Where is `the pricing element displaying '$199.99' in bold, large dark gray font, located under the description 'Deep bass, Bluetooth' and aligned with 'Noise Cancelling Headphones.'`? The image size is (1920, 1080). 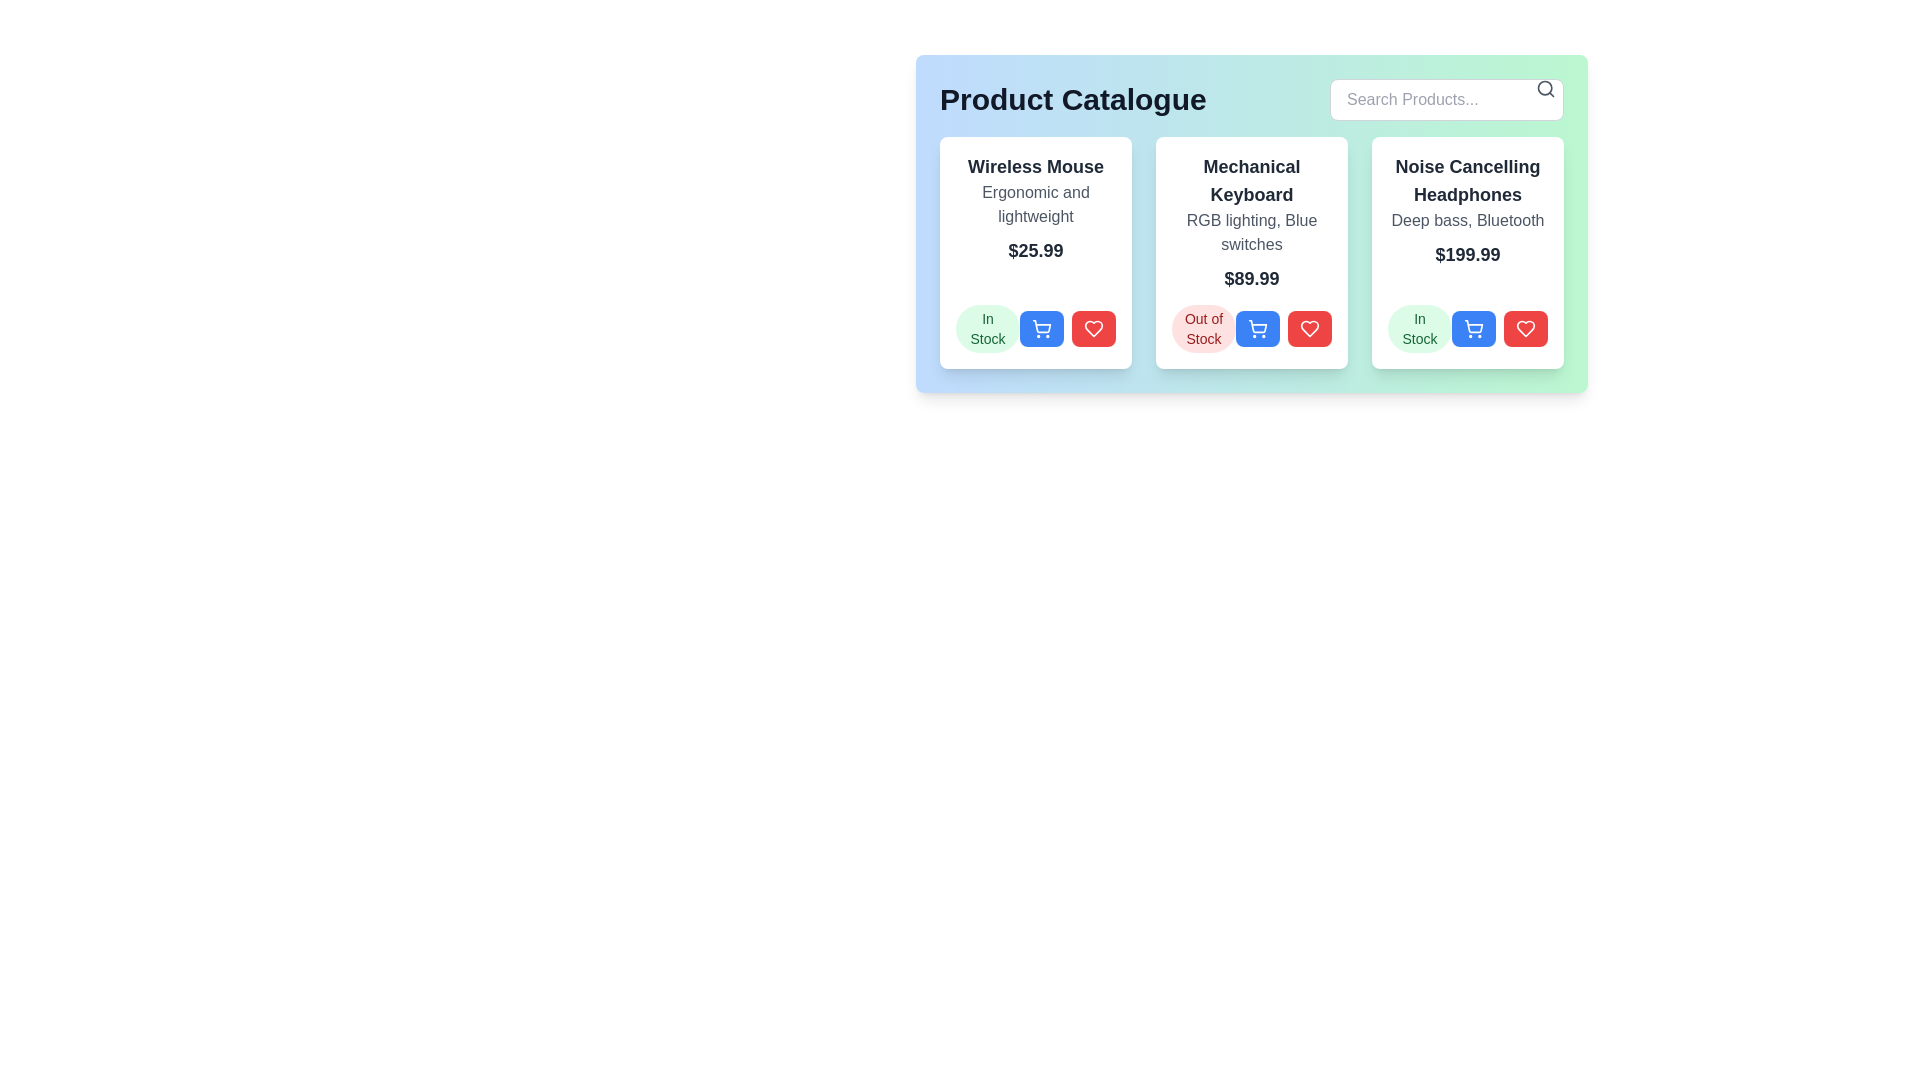 the pricing element displaying '$199.99' in bold, large dark gray font, located under the description 'Deep bass, Bluetooth' and aligned with 'Noise Cancelling Headphones.' is located at coordinates (1468, 253).